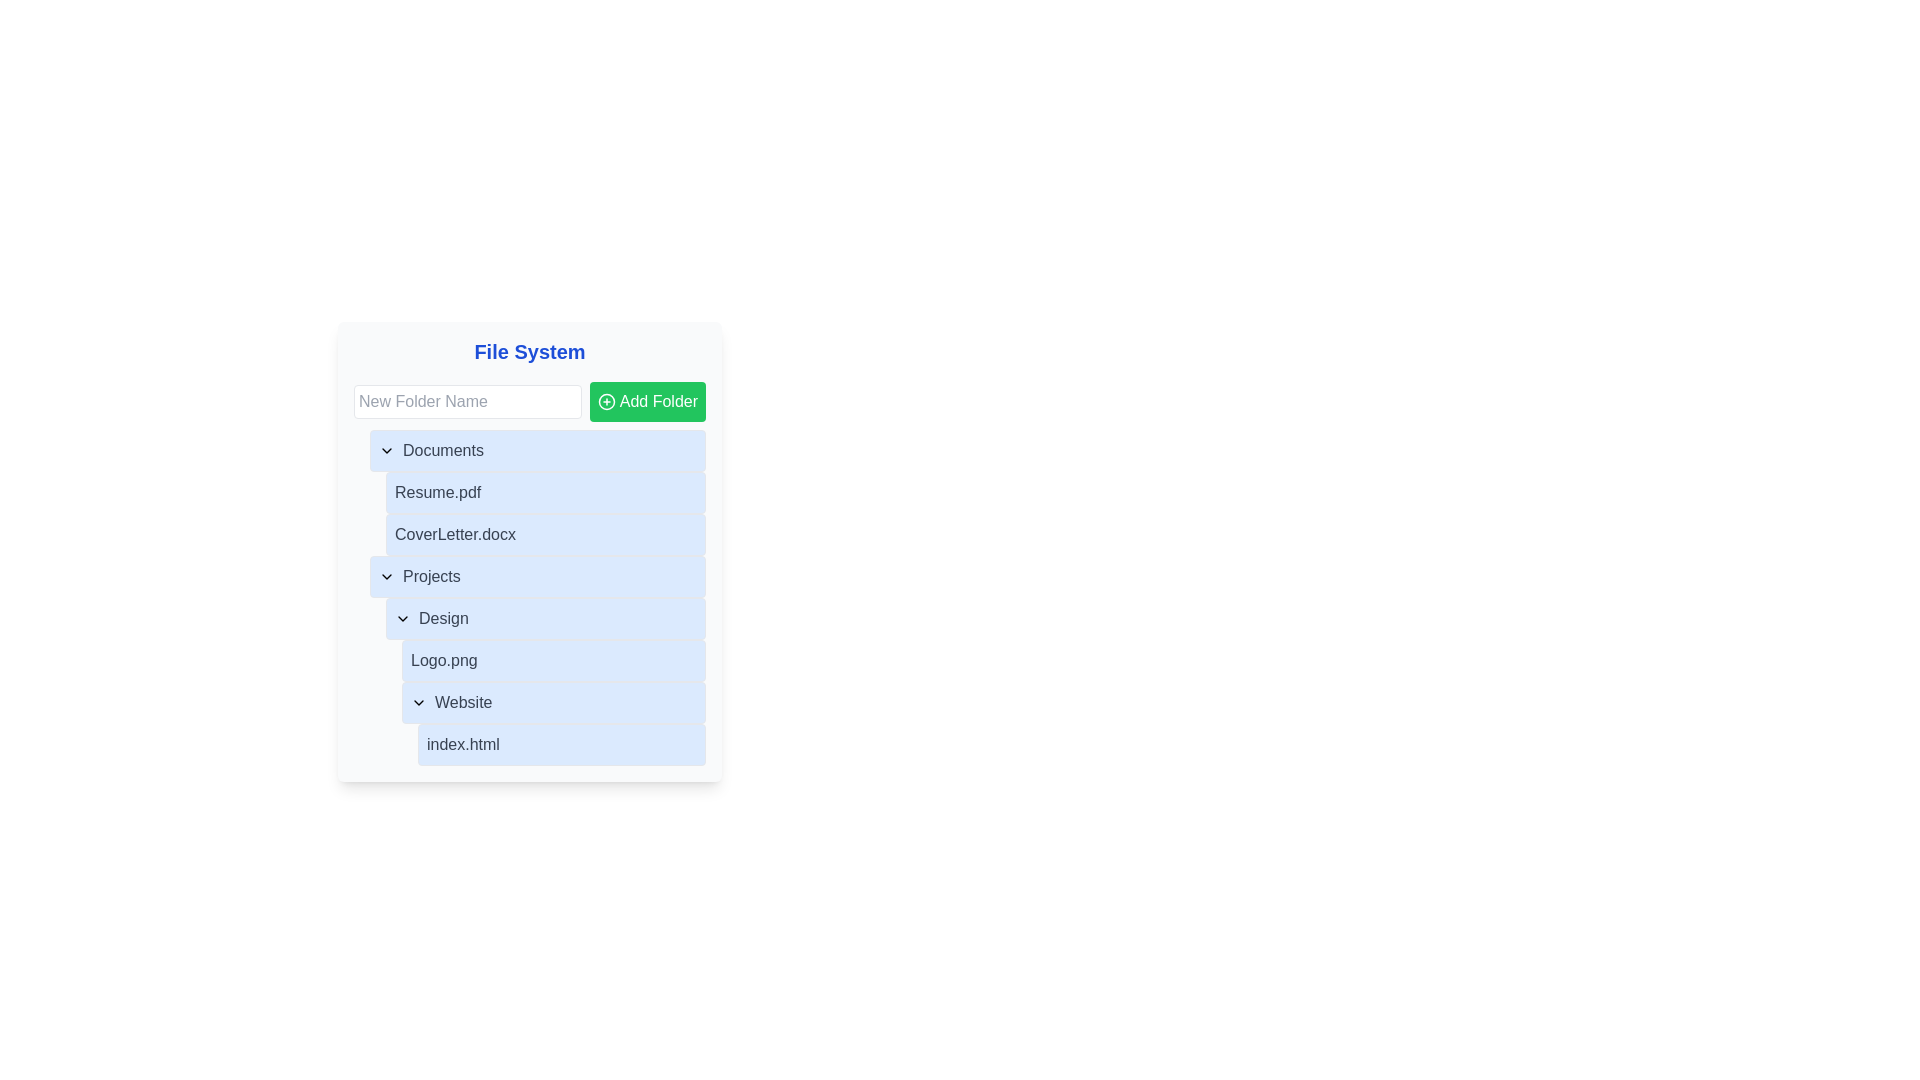  I want to click on the leftmost icon indicating the collapsed state of the 'Website' directory, so click(421, 701).